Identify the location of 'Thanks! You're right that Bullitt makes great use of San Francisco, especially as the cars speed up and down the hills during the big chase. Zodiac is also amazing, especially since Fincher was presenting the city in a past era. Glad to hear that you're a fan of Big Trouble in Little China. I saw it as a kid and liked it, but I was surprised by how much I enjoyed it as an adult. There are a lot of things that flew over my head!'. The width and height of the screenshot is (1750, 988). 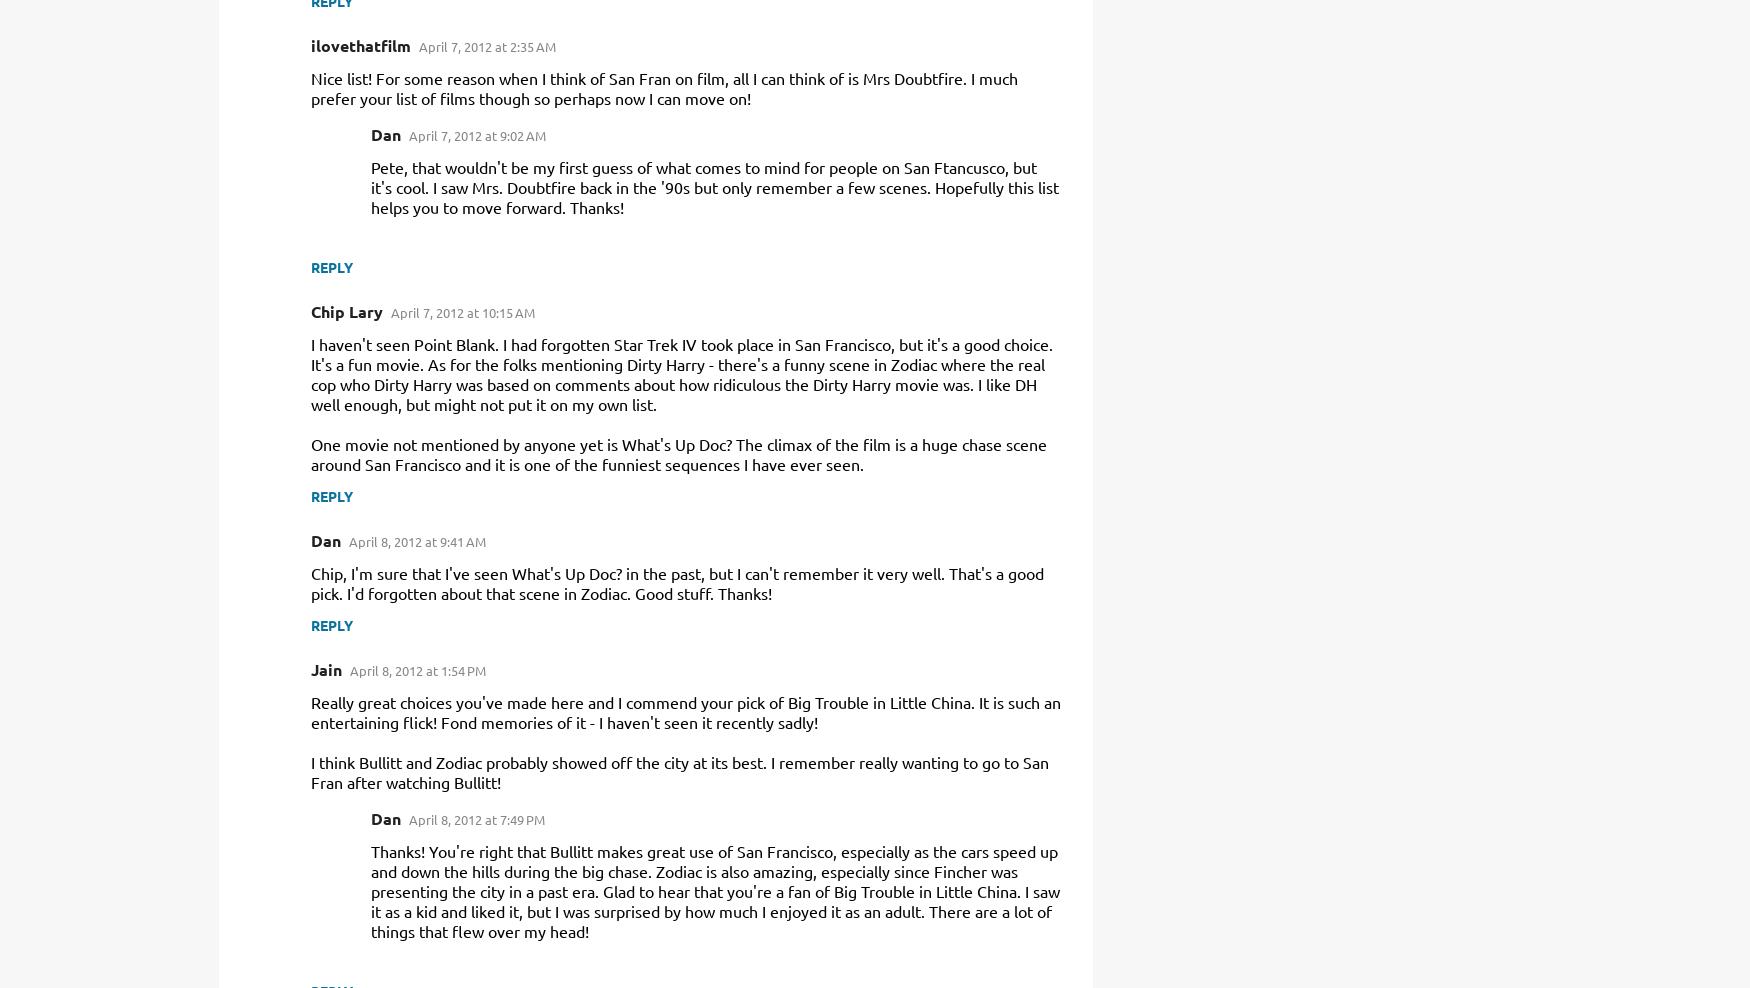
(371, 889).